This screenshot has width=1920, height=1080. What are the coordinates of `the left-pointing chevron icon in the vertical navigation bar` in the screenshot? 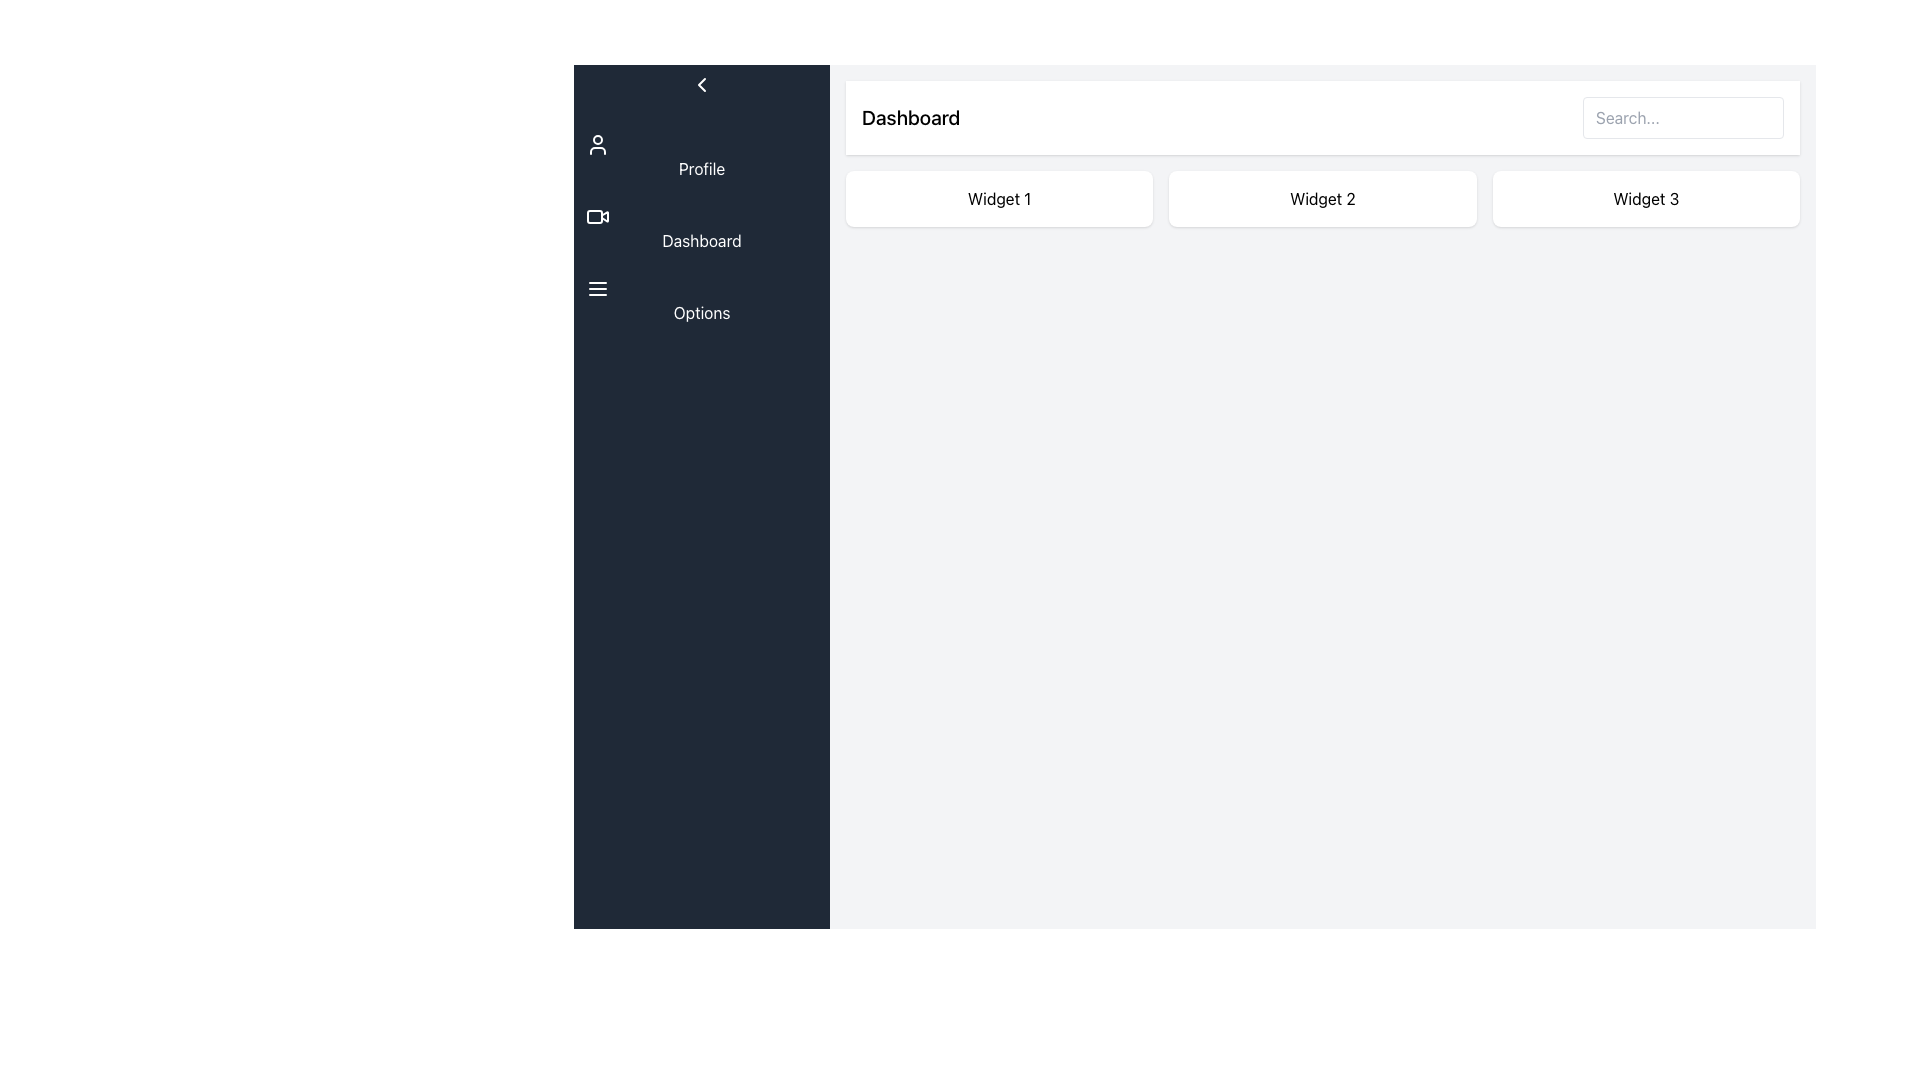 It's located at (701, 83).